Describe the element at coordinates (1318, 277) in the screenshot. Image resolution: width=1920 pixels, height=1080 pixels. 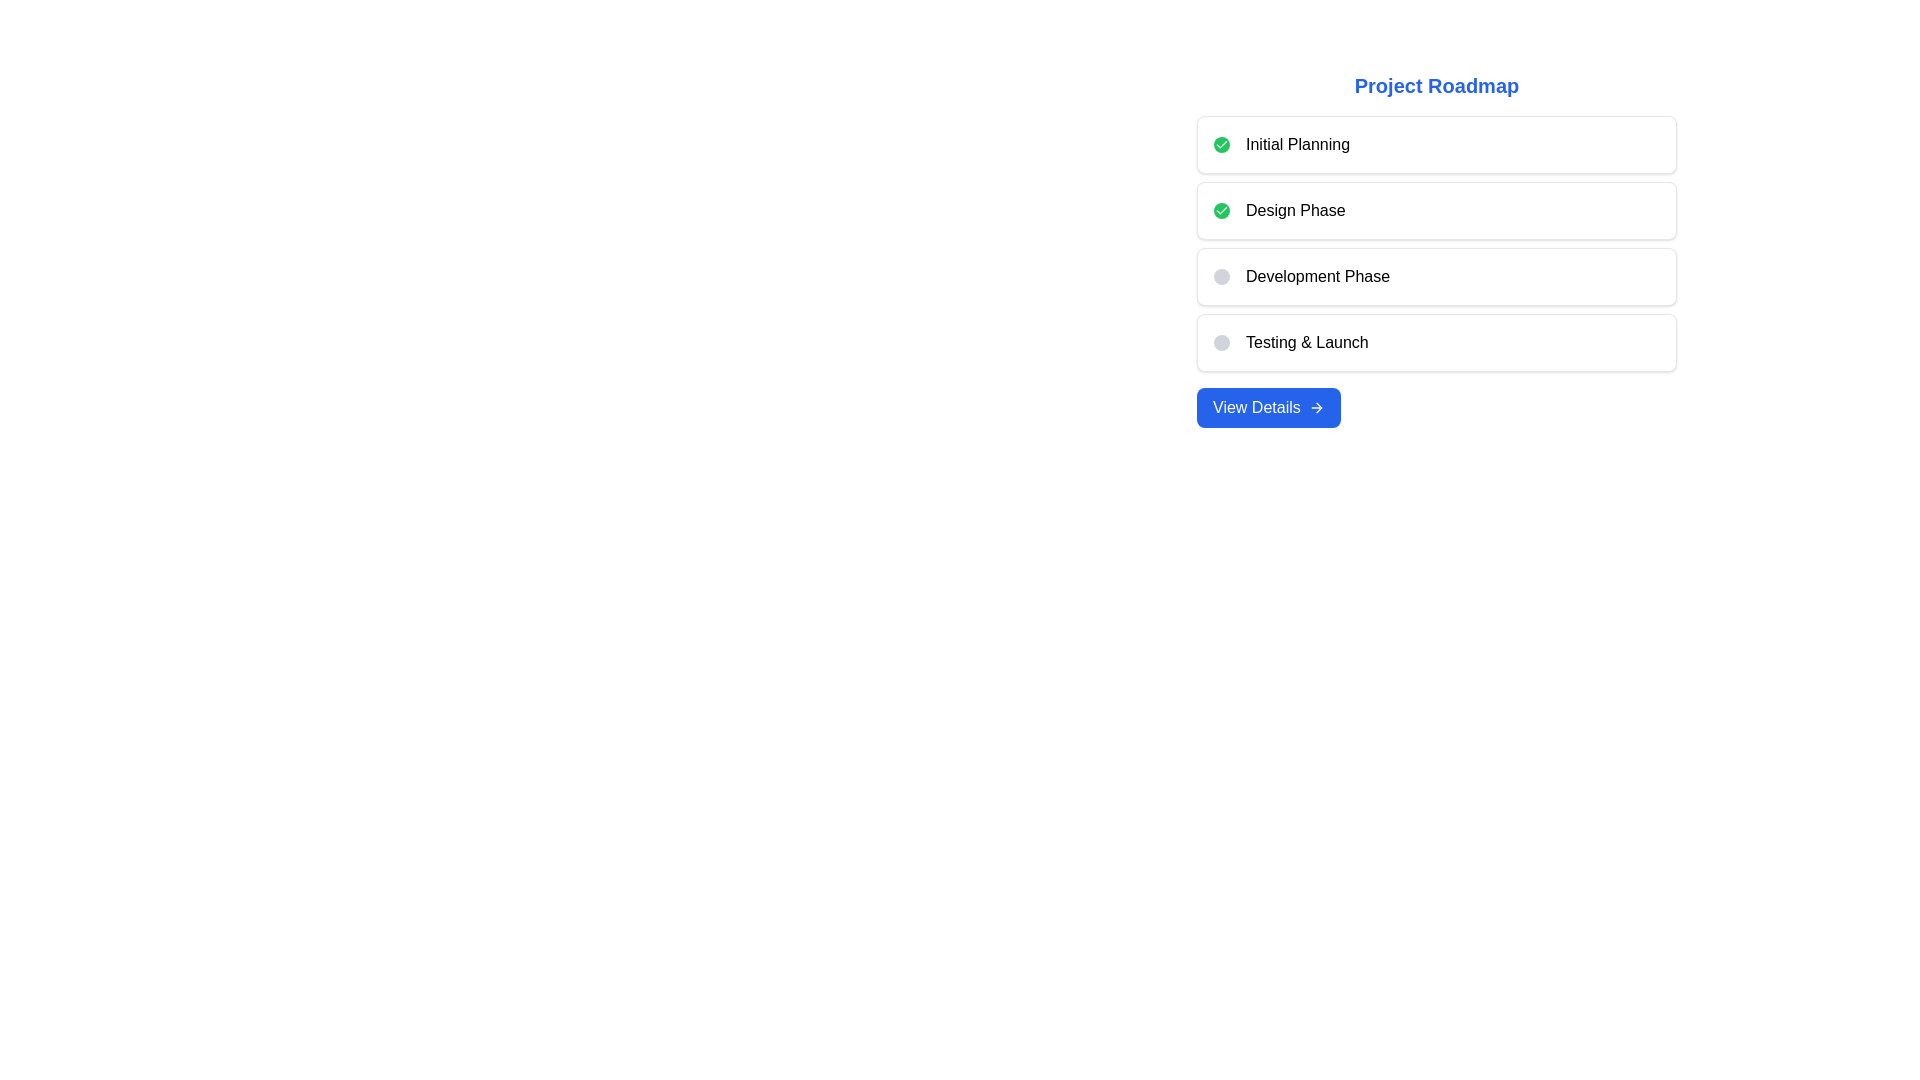
I see `text label that displays 'Development Phase' in black, styled in a sans-serif font, located within a white rectangular box near a circular icon on its left` at that location.